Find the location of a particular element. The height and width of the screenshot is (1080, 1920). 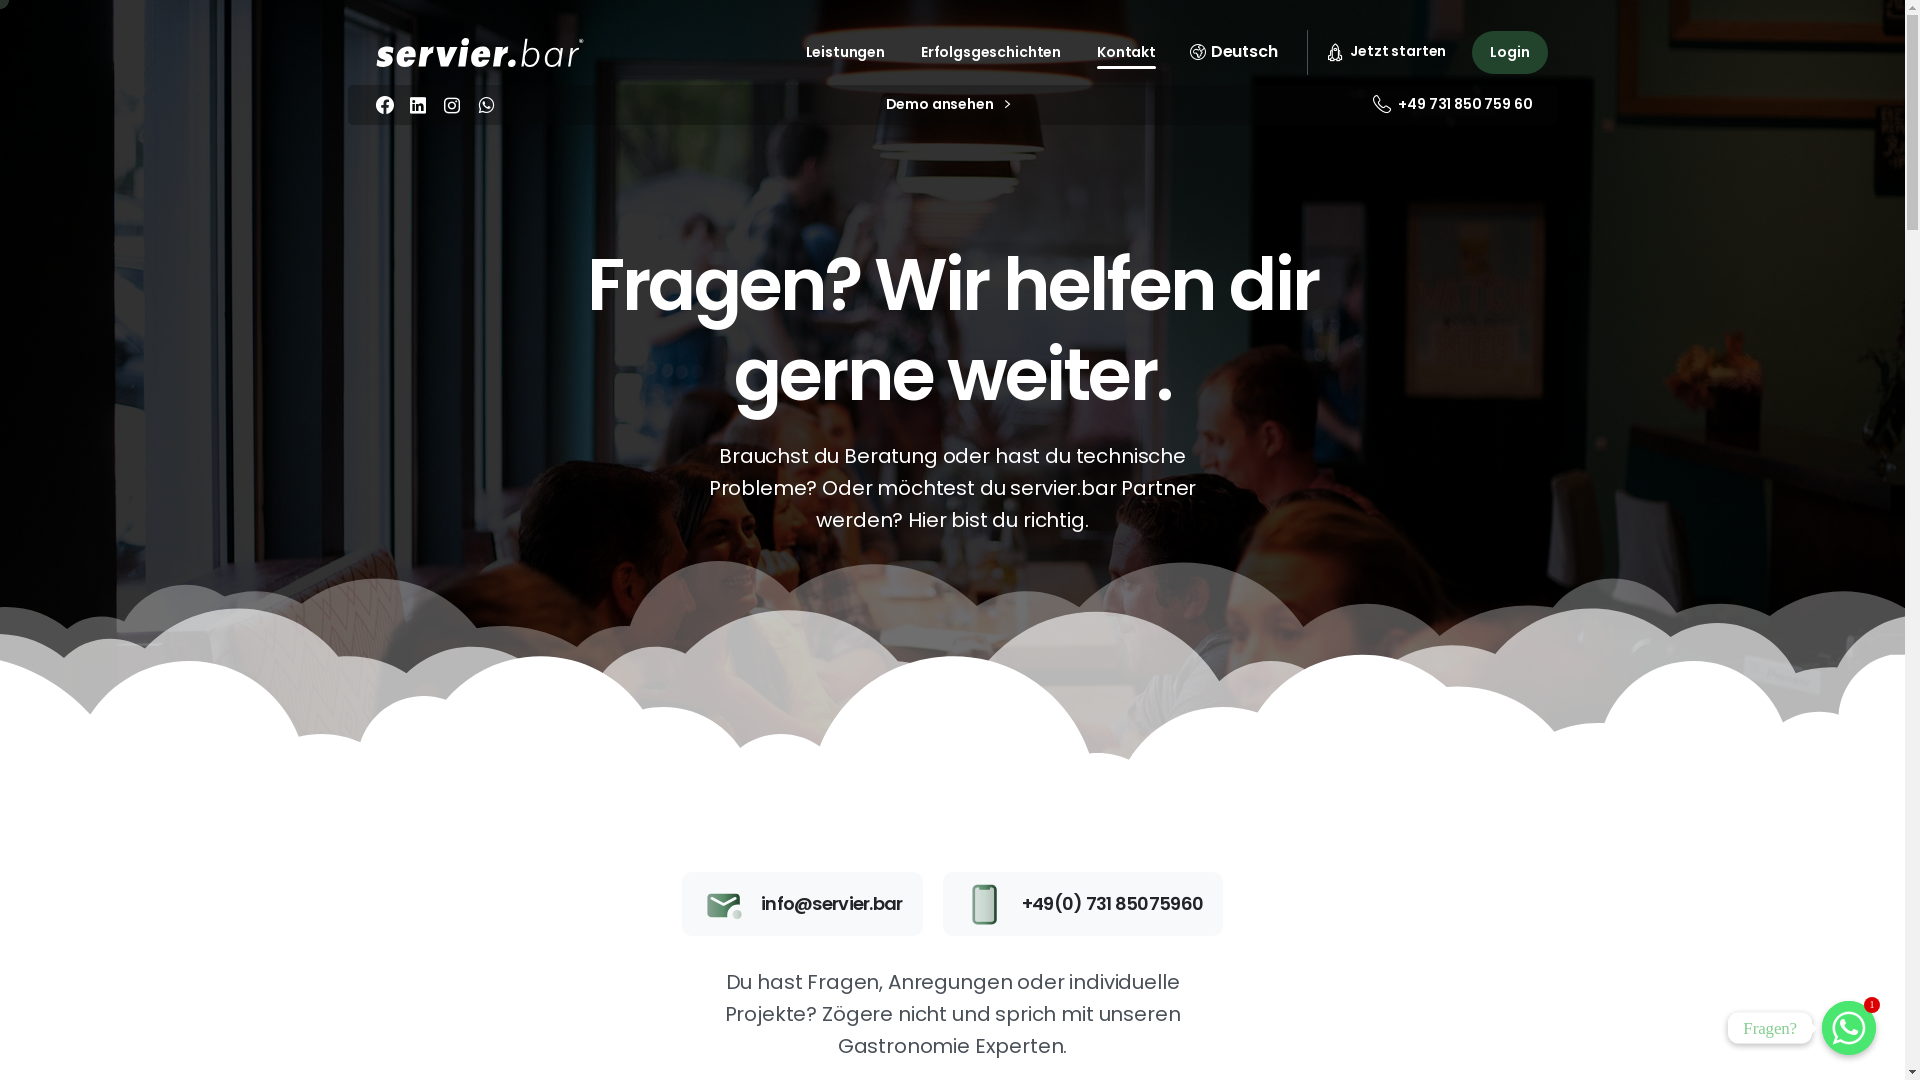

'Leistungen' is located at coordinates (845, 51).